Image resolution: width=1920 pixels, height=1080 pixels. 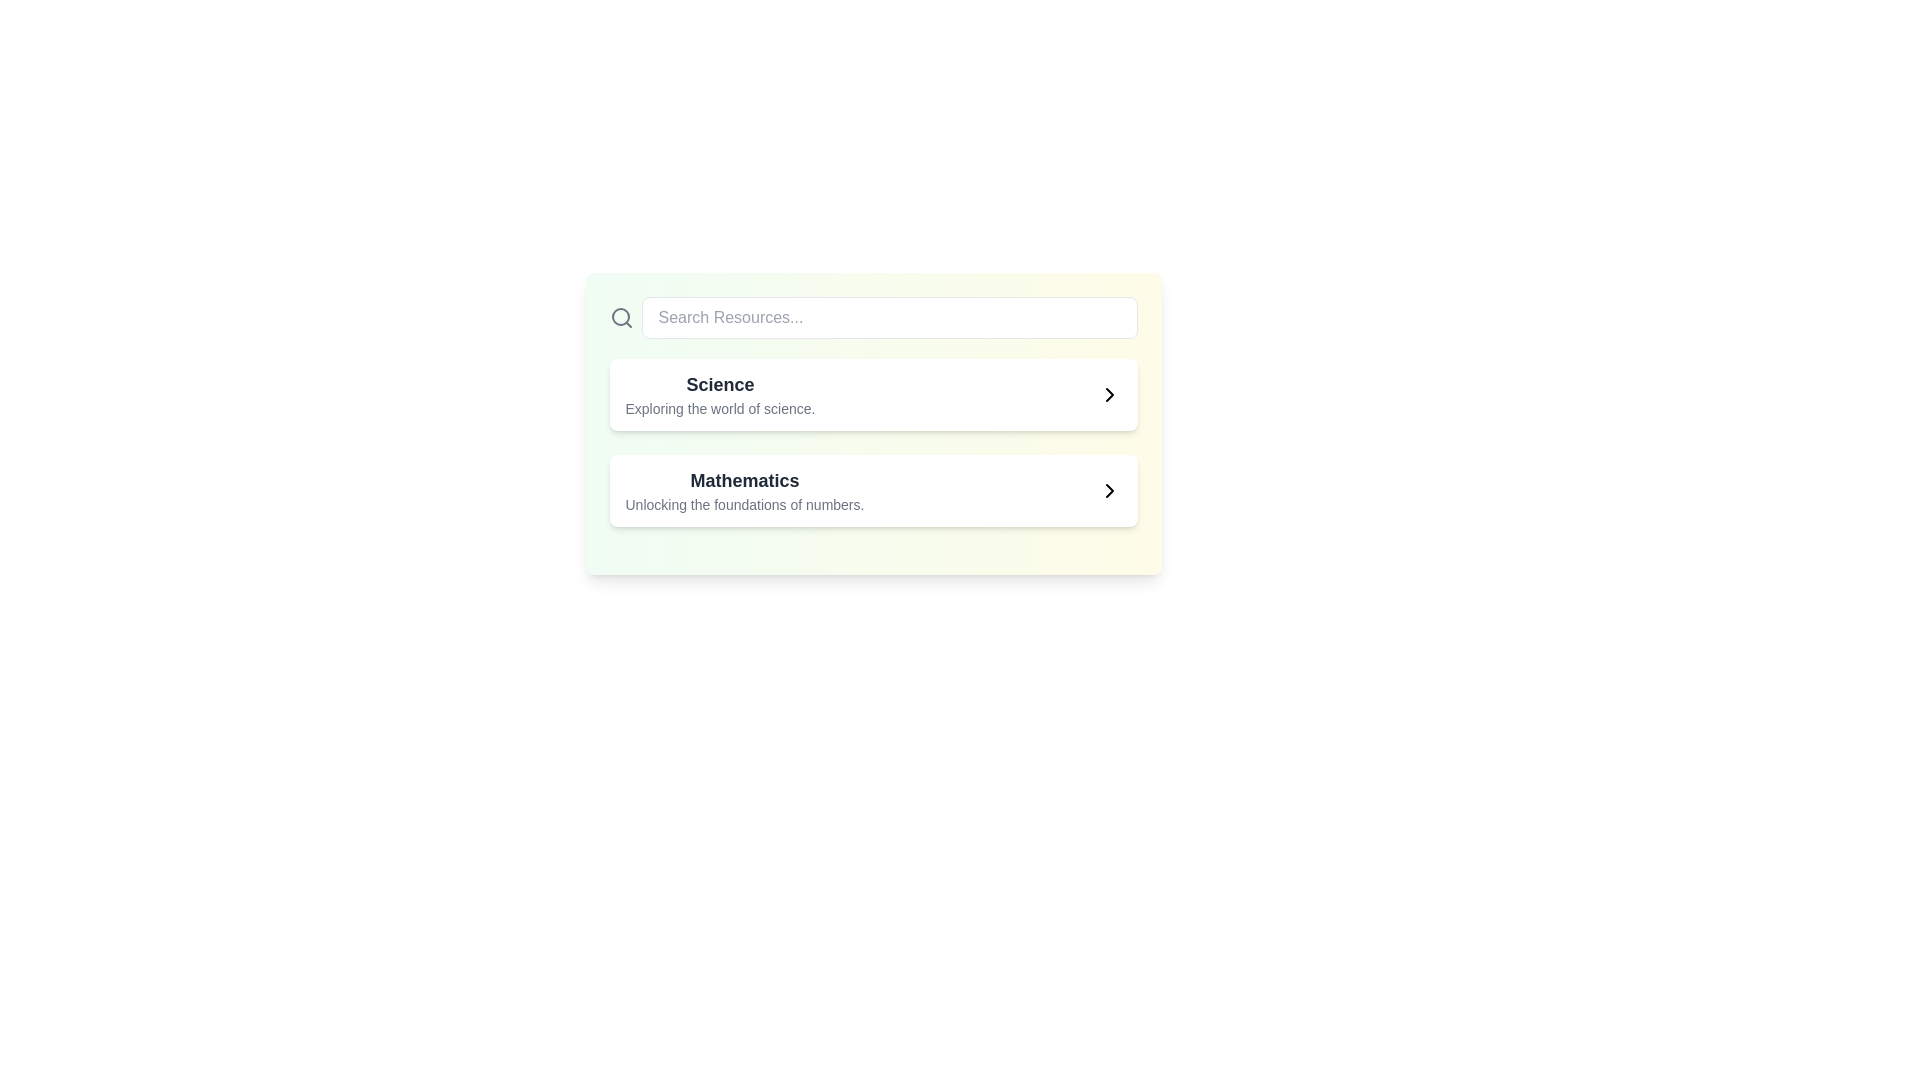 What do you see at coordinates (743, 504) in the screenshot?
I see `the static text element that reads 'Unlocking the foundations of numbers.' which is located beneath the title 'Mathematics'` at bounding box center [743, 504].